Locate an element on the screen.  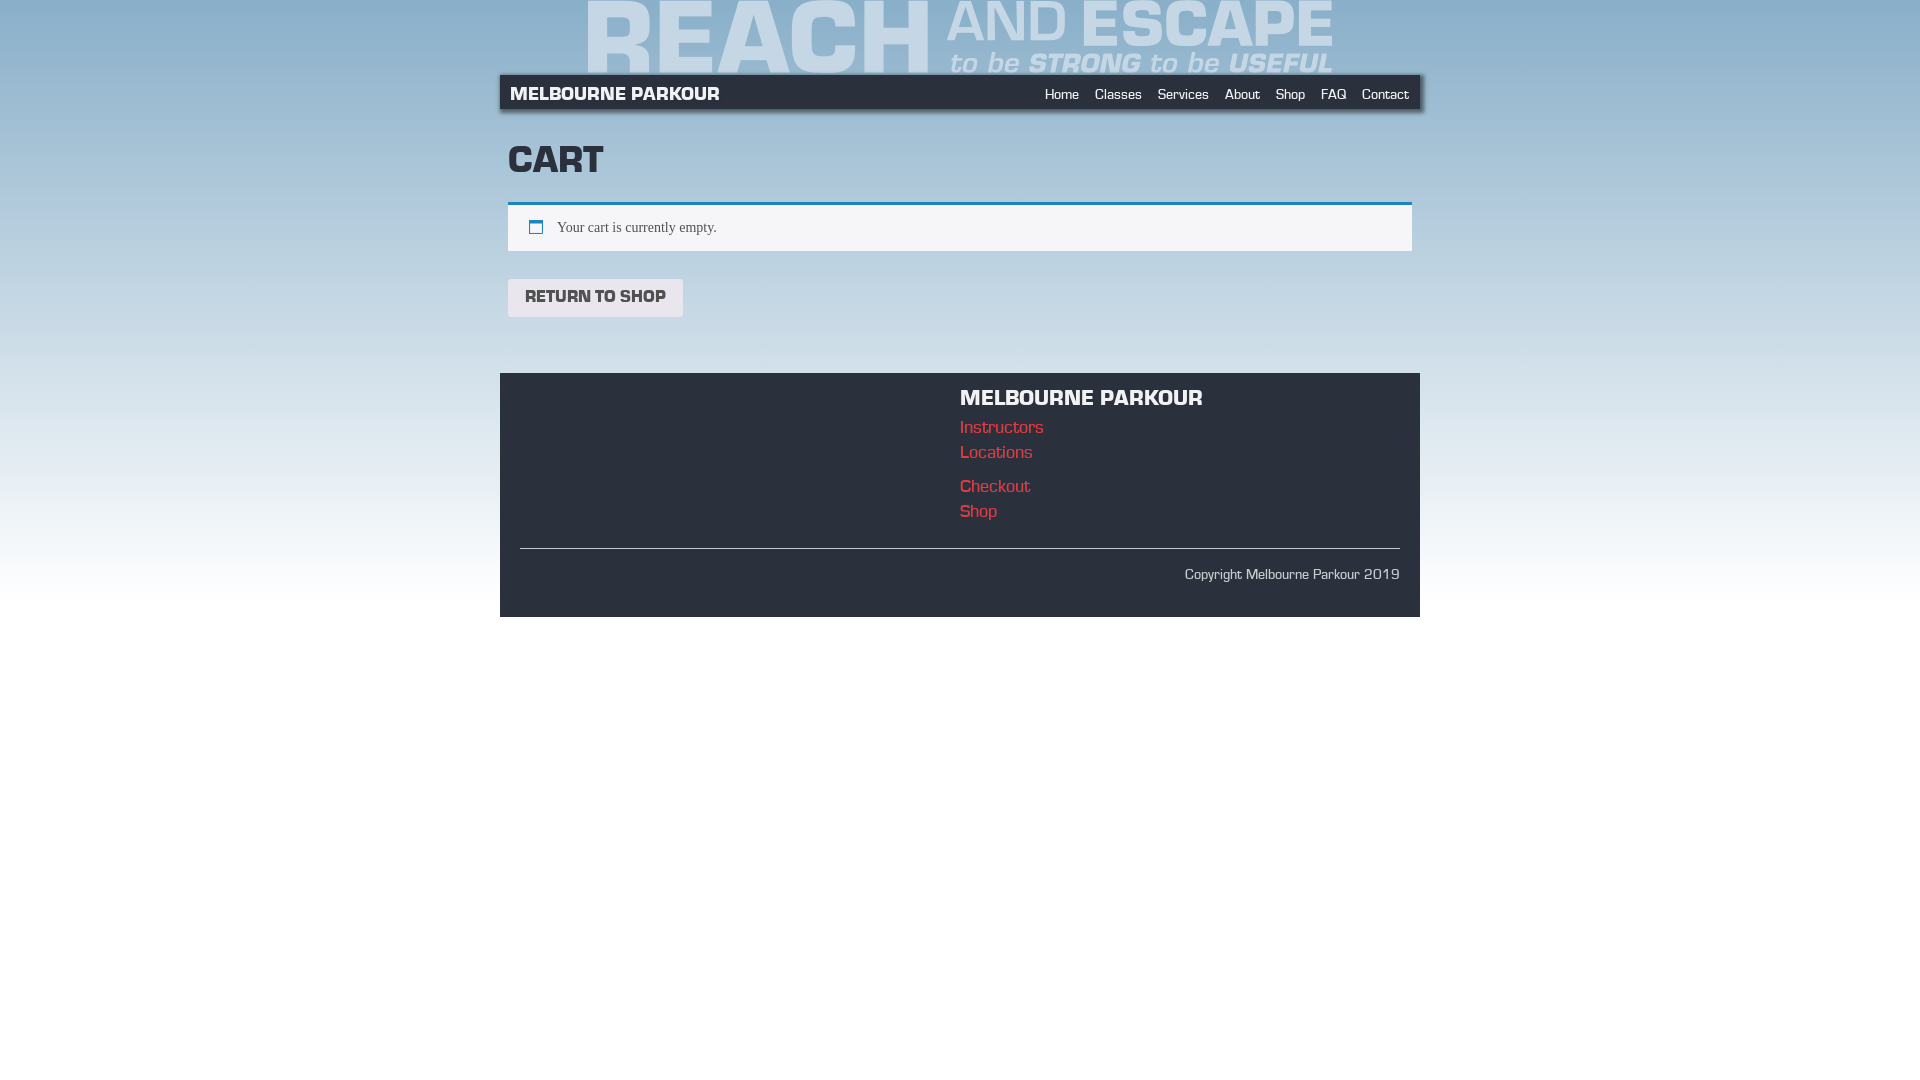
'Locations' is located at coordinates (996, 453).